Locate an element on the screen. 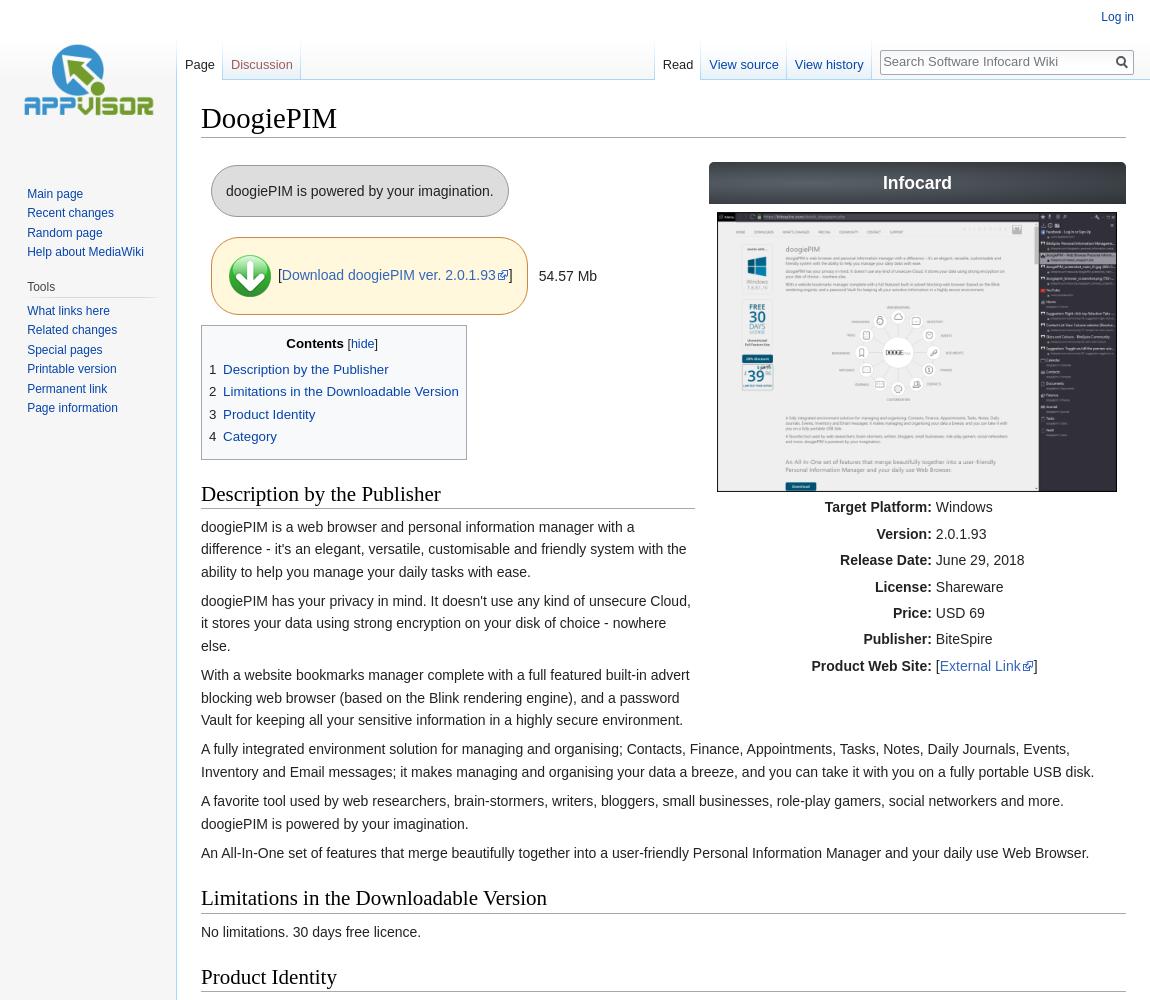 This screenshot has width=1150, height=1000. 'Product Web Site:' is located at coordinates (871, 665).